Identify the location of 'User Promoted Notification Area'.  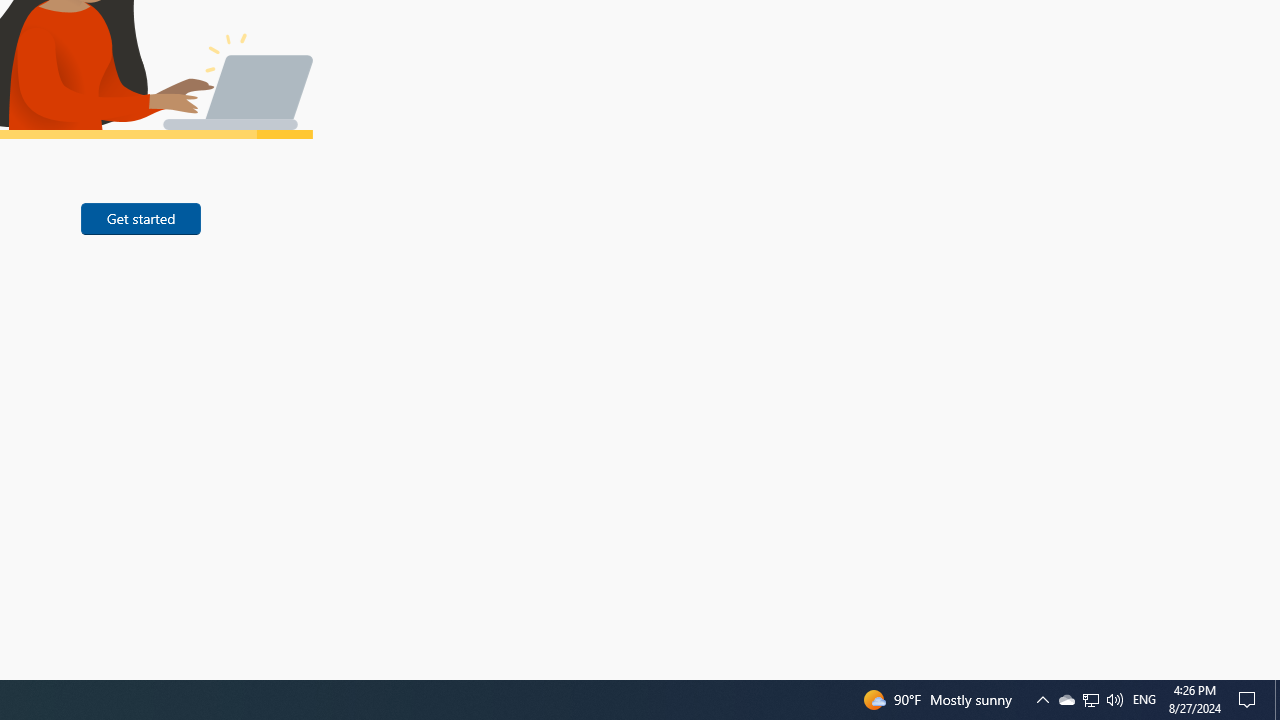
(1113, 698).